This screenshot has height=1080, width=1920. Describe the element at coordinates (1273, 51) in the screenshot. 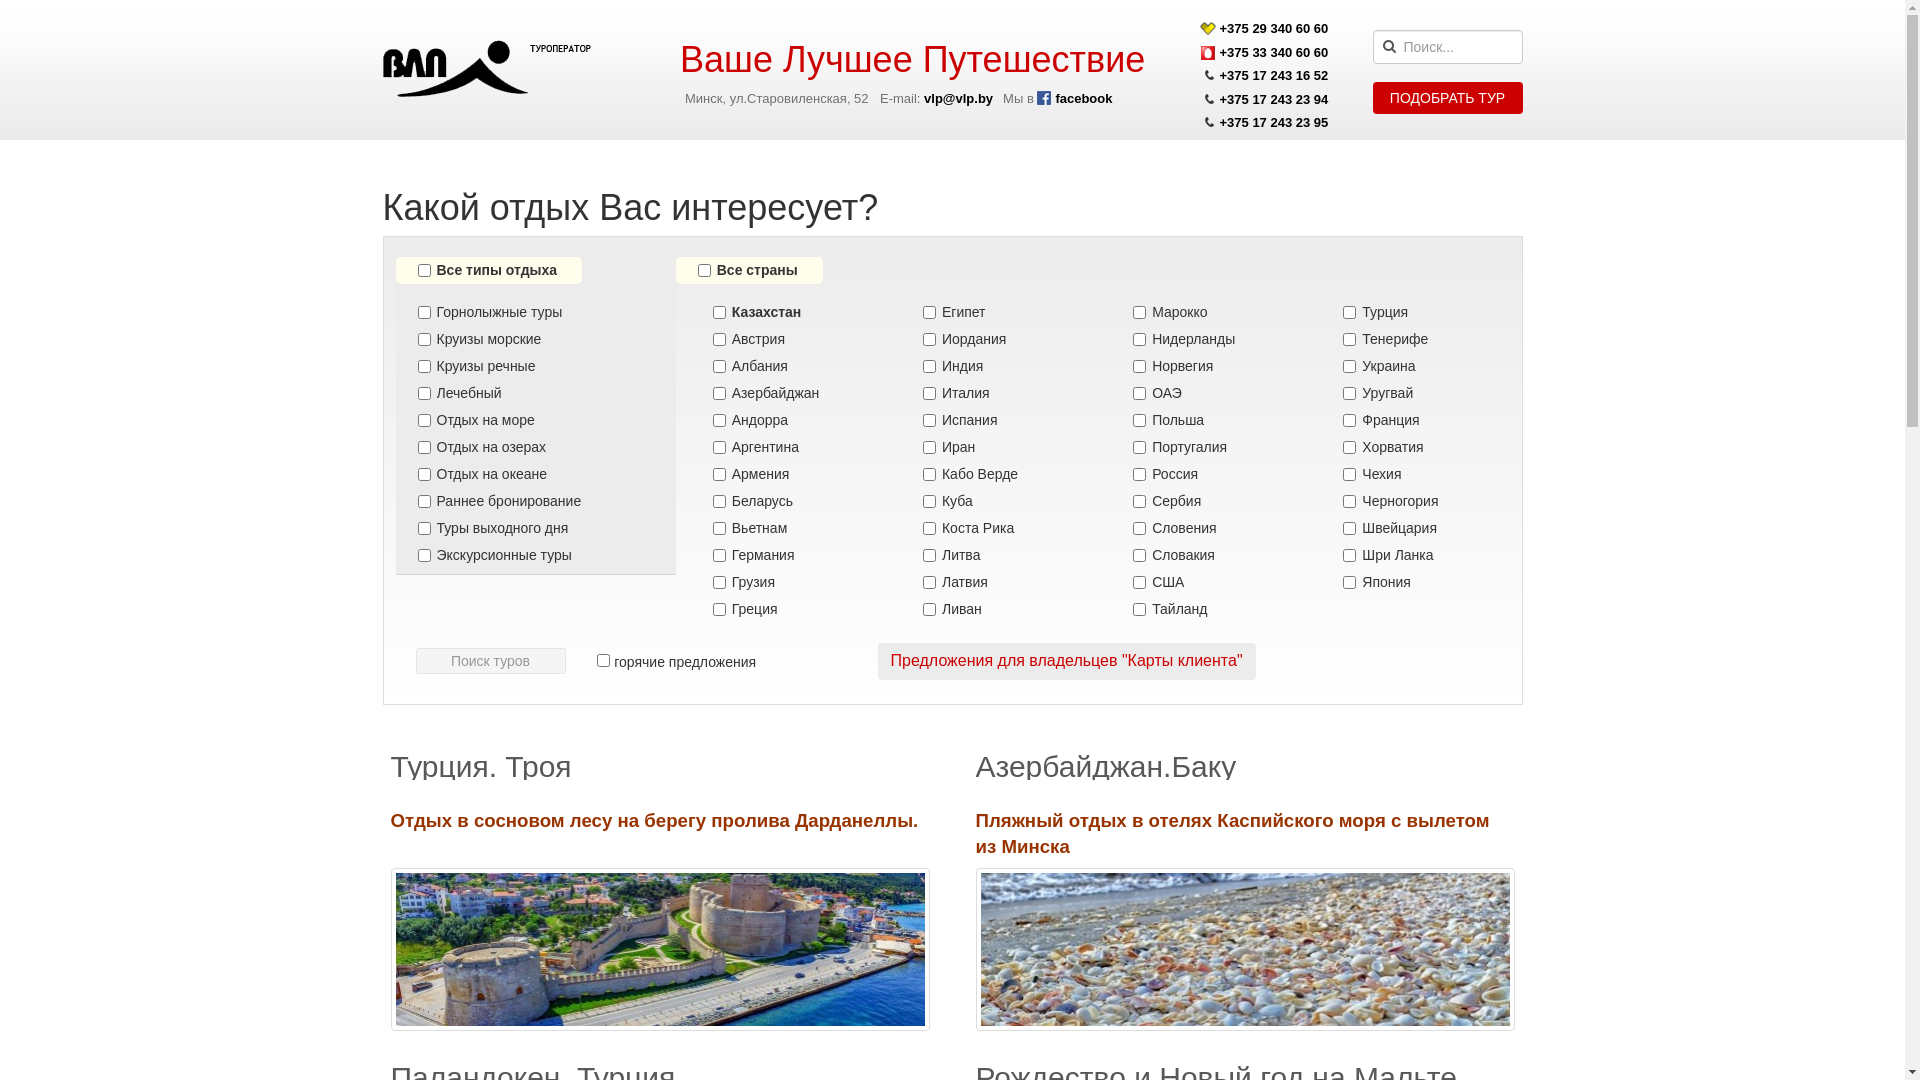

I see `'+375 33 340 60 60'` at that location.